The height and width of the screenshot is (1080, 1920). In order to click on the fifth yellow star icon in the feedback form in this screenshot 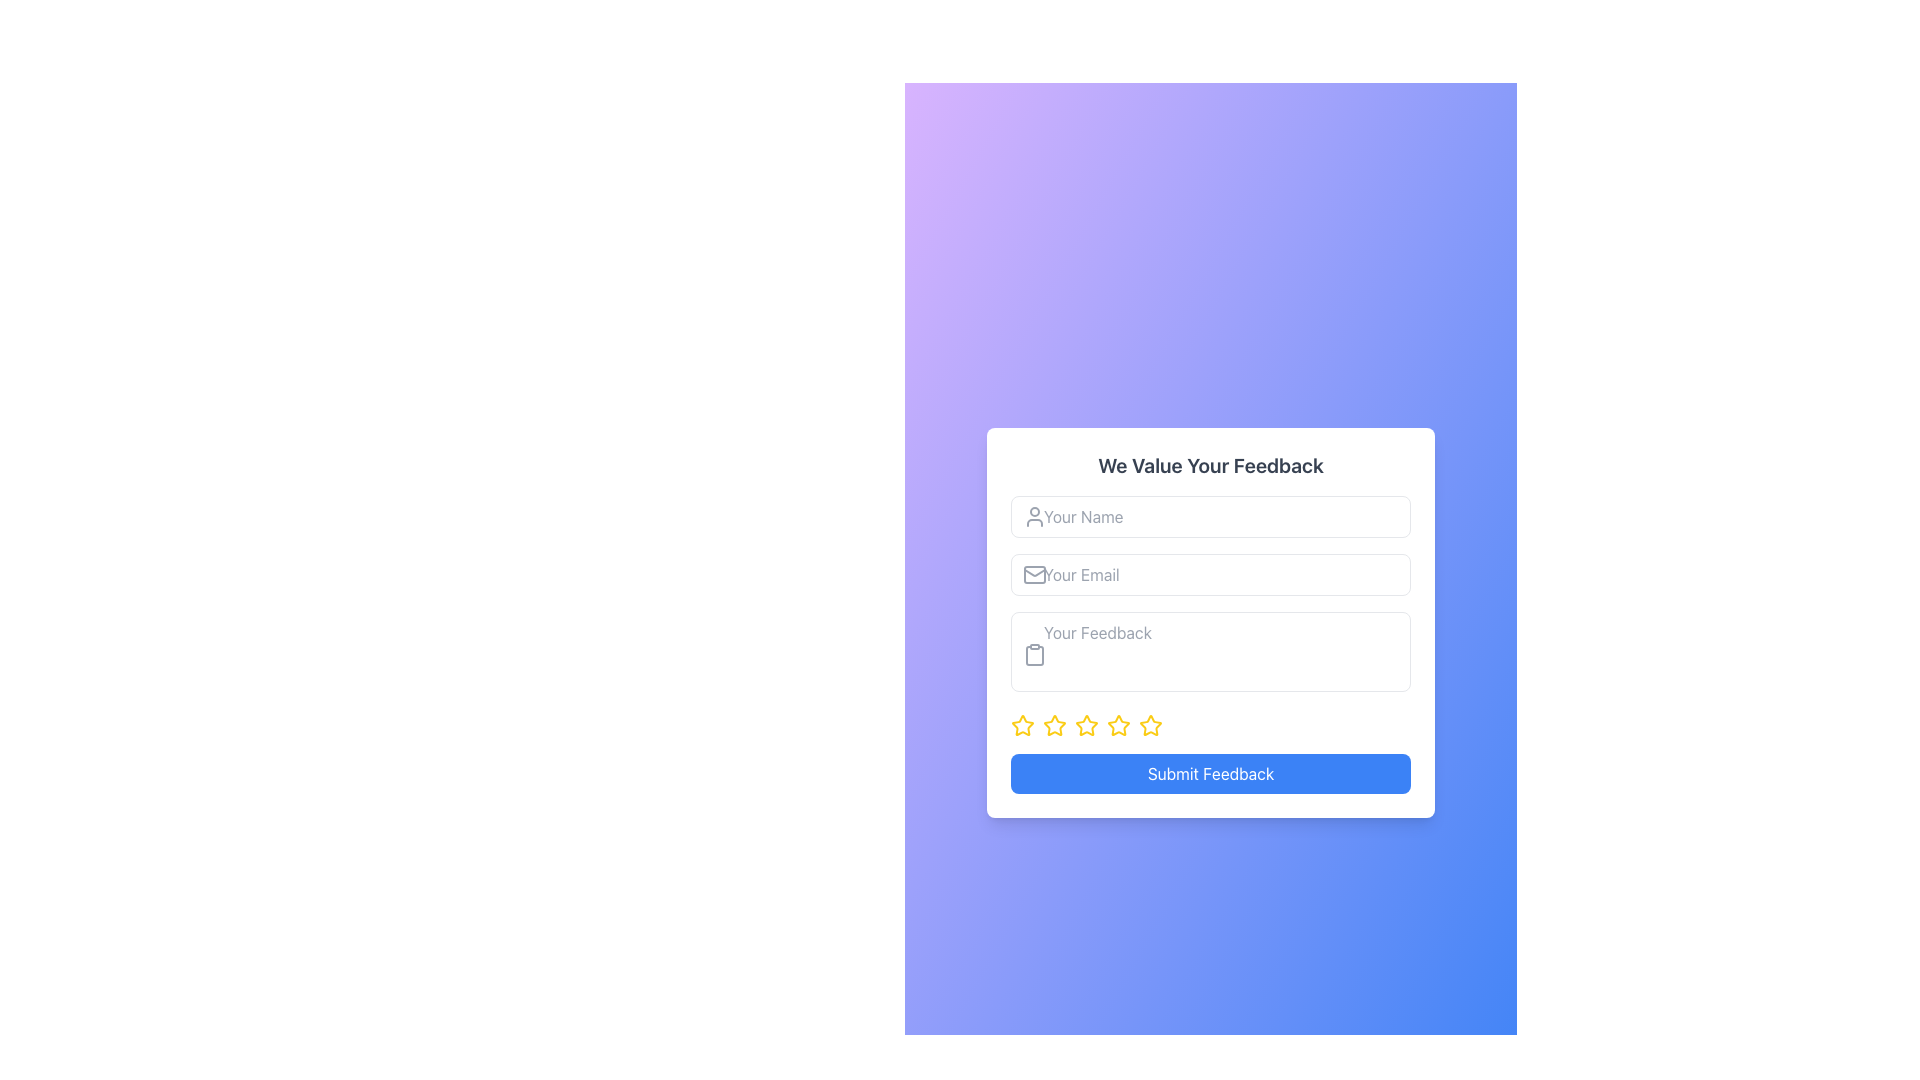, I will do `click(1085, 725)`.